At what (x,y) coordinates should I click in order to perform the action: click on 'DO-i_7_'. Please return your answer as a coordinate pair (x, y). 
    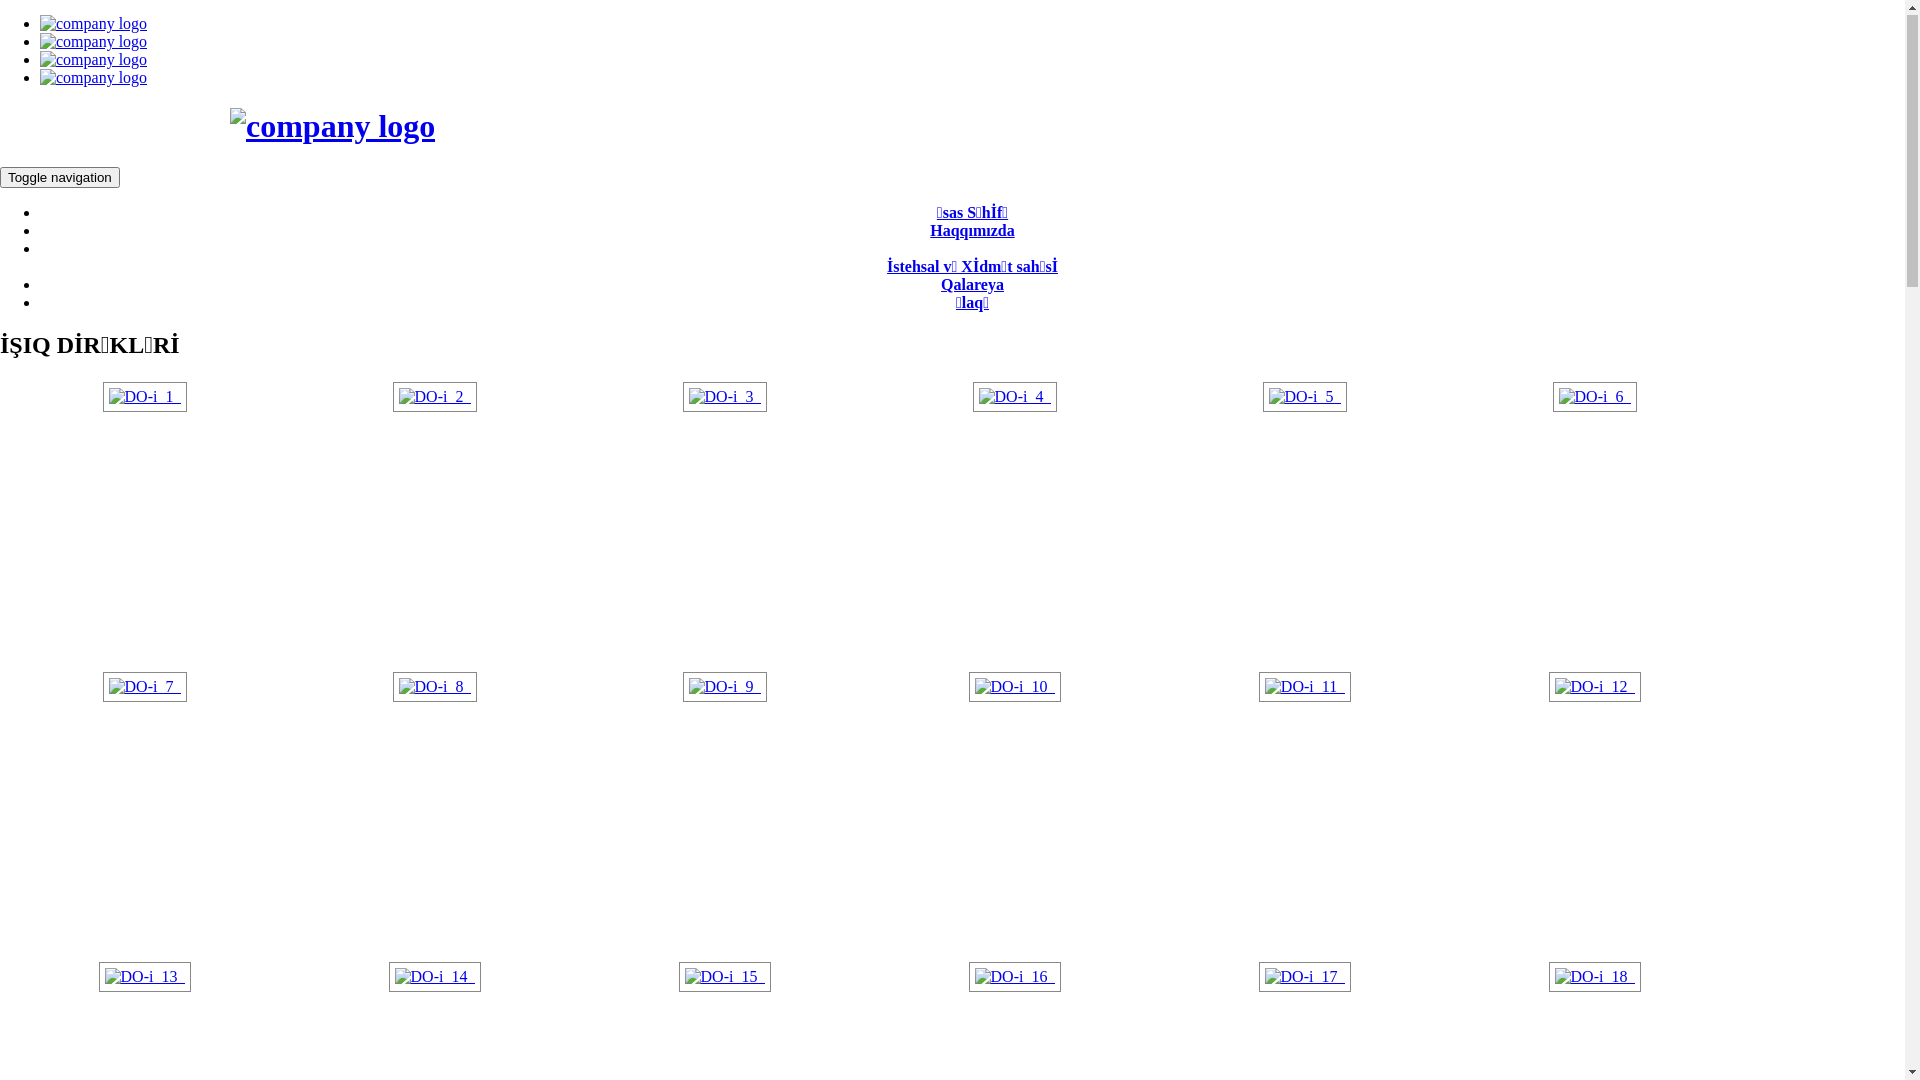
    Looking at the image, I should click on (144, 686).